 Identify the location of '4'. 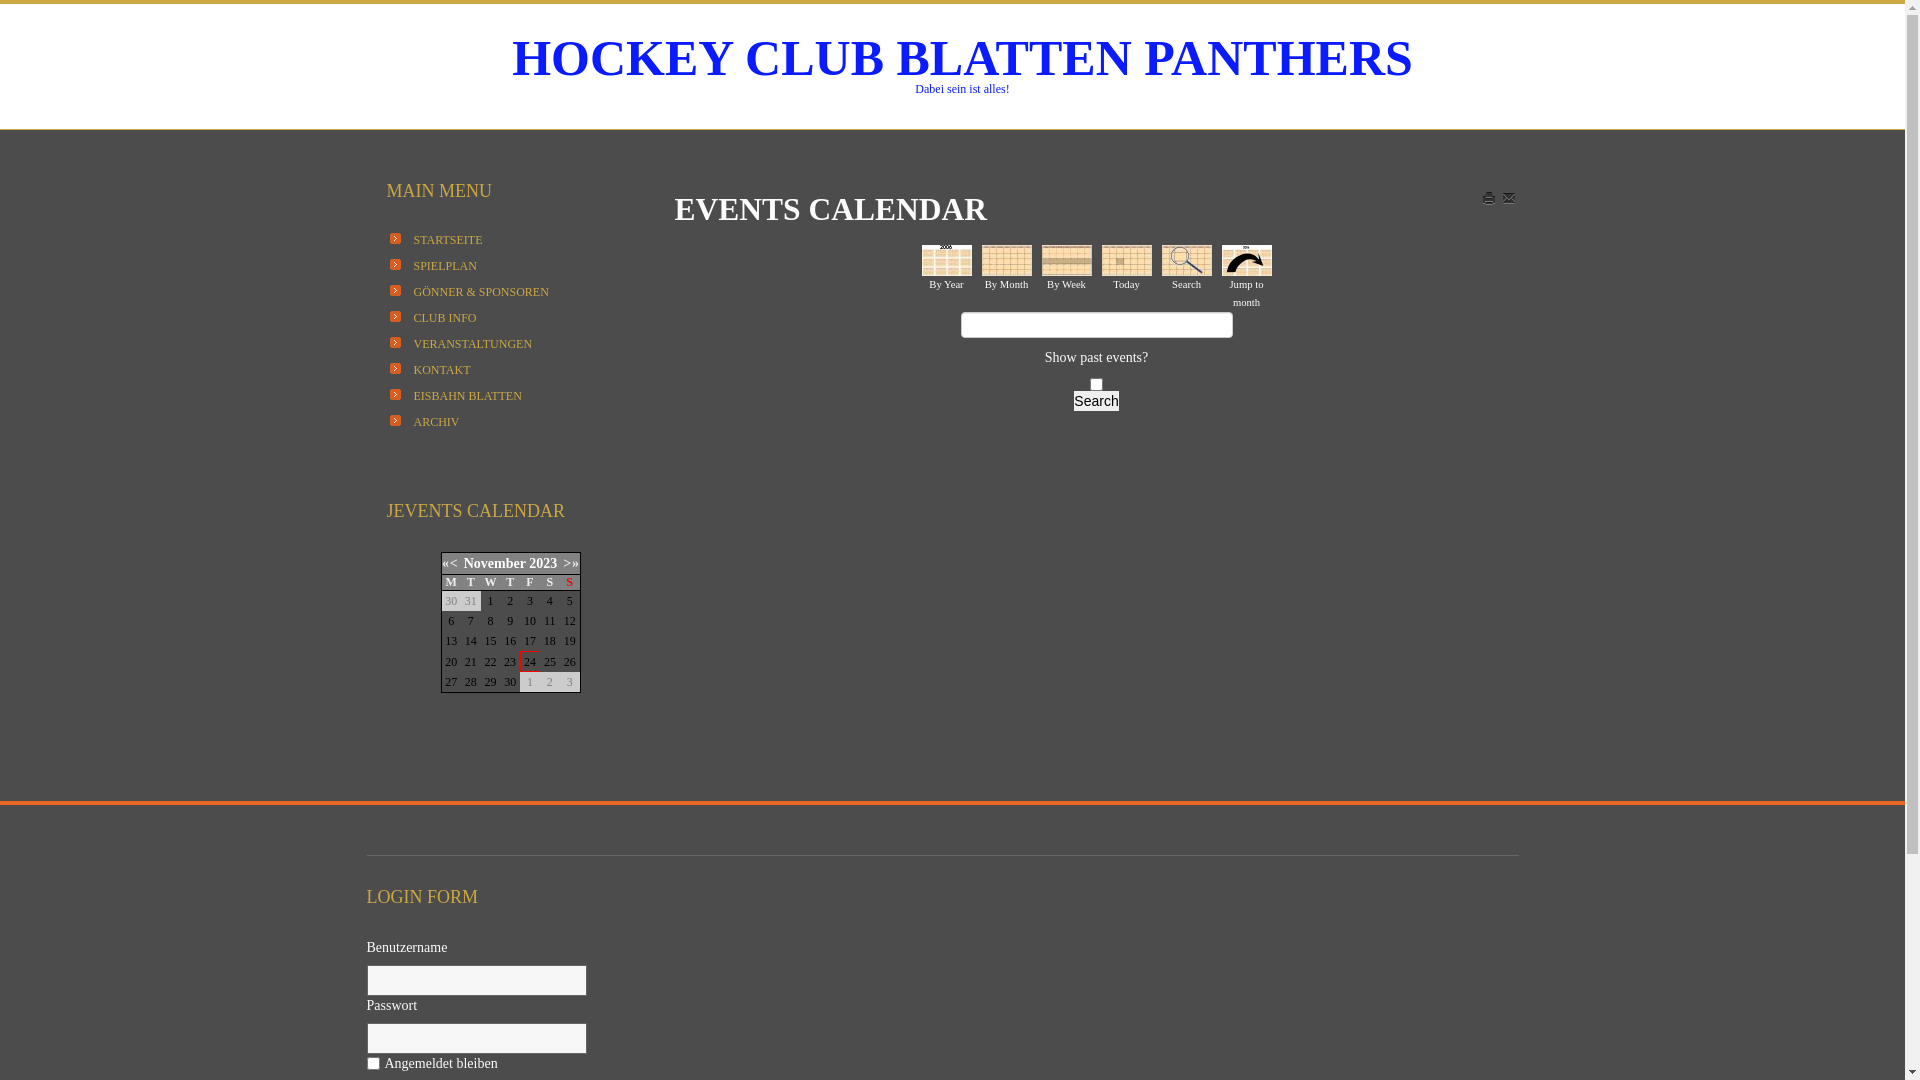
(550, 600).